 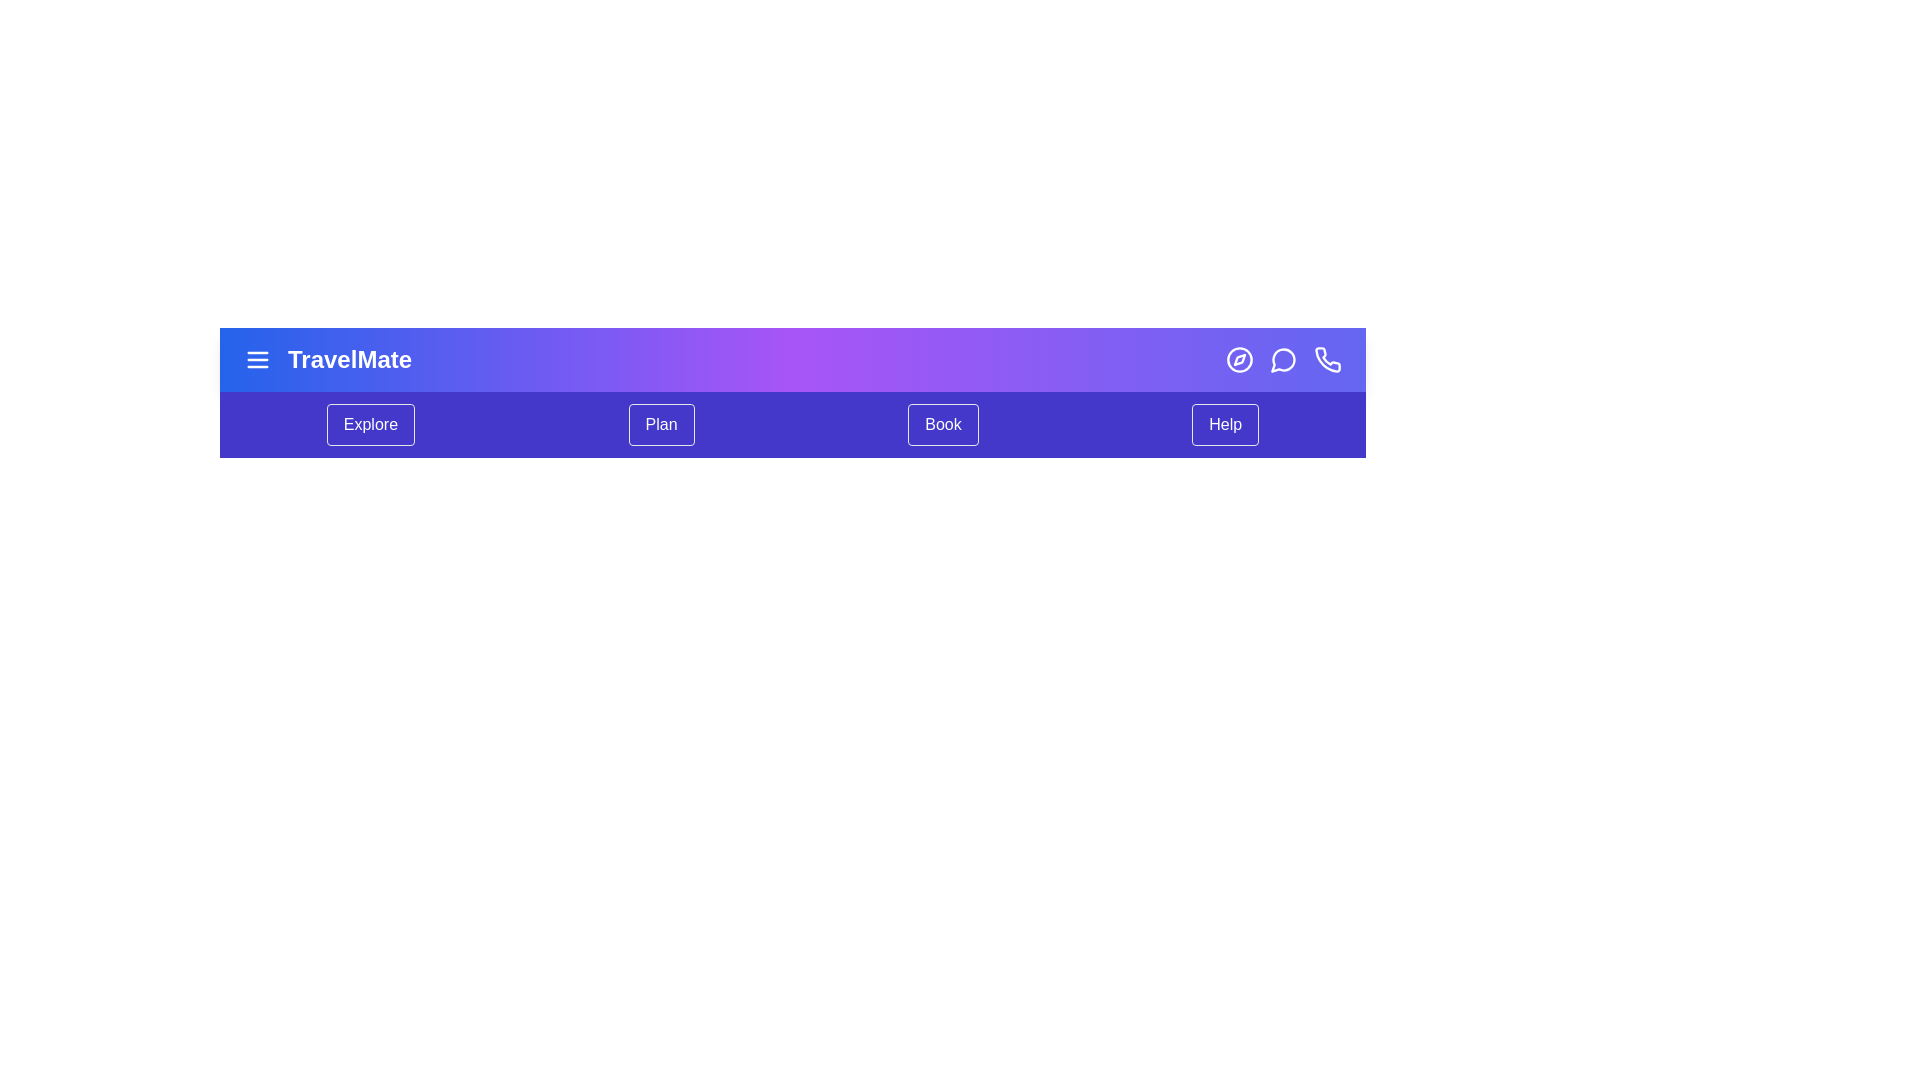 What do you see at coordinates (257, 358) in the screenshot?
I see `the menu icon to toggle the menu visibility` at bounding box center [257, 358].